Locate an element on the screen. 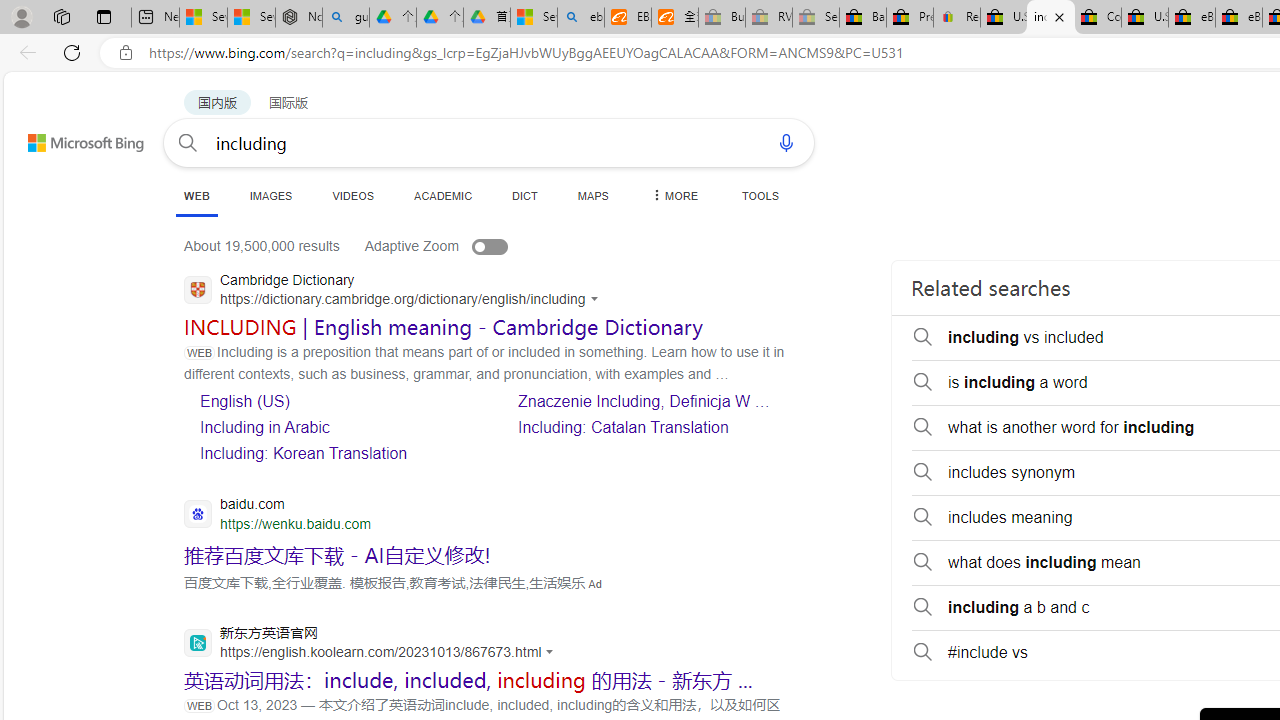  'Search' is located at coordinates (187, 141).